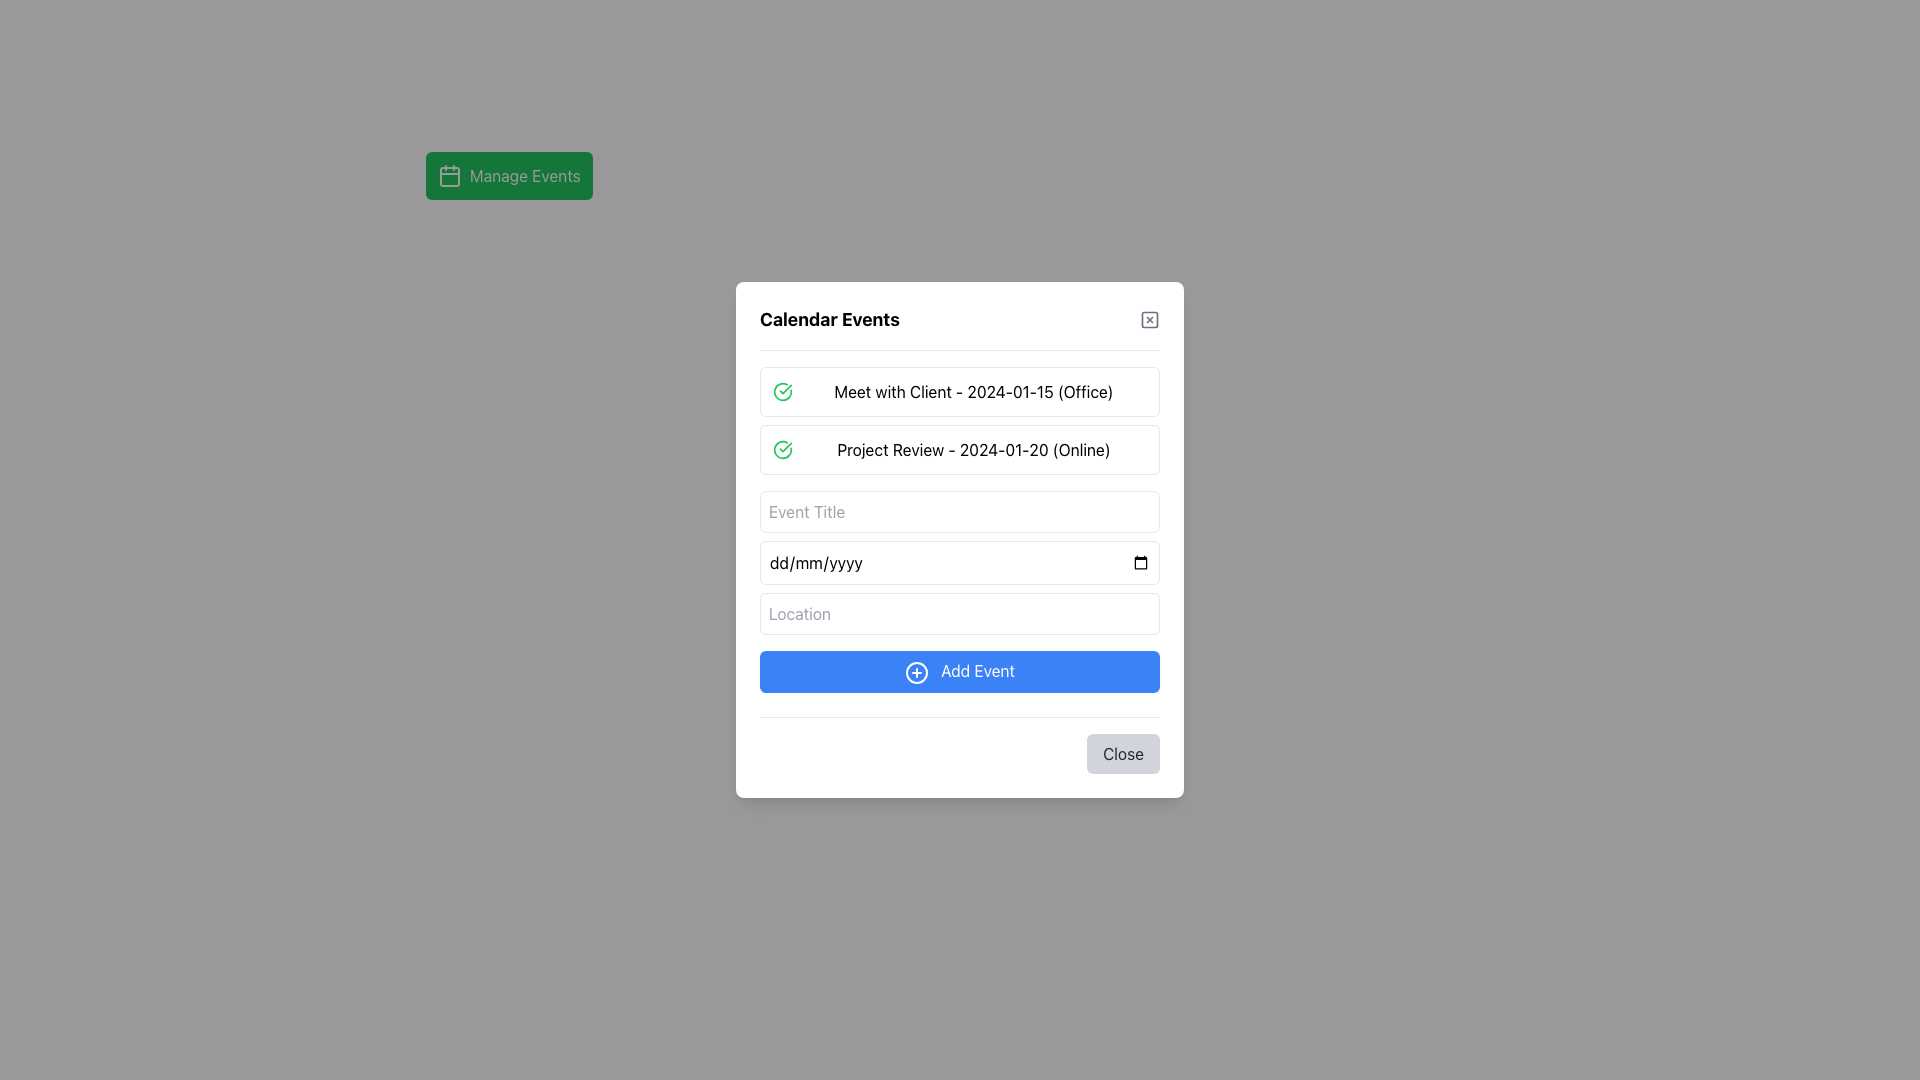 Image resolution: width=1920 pixels, height=1080 pixels. What do you see at coordinates (974, 450) in the screenshot?
I see `the text label displaying 'Project Review - 2024-01-20 (Online)' which is located in the center of the dialog box and is accompanied by an icon on its left` at bounding box center [974, 450].